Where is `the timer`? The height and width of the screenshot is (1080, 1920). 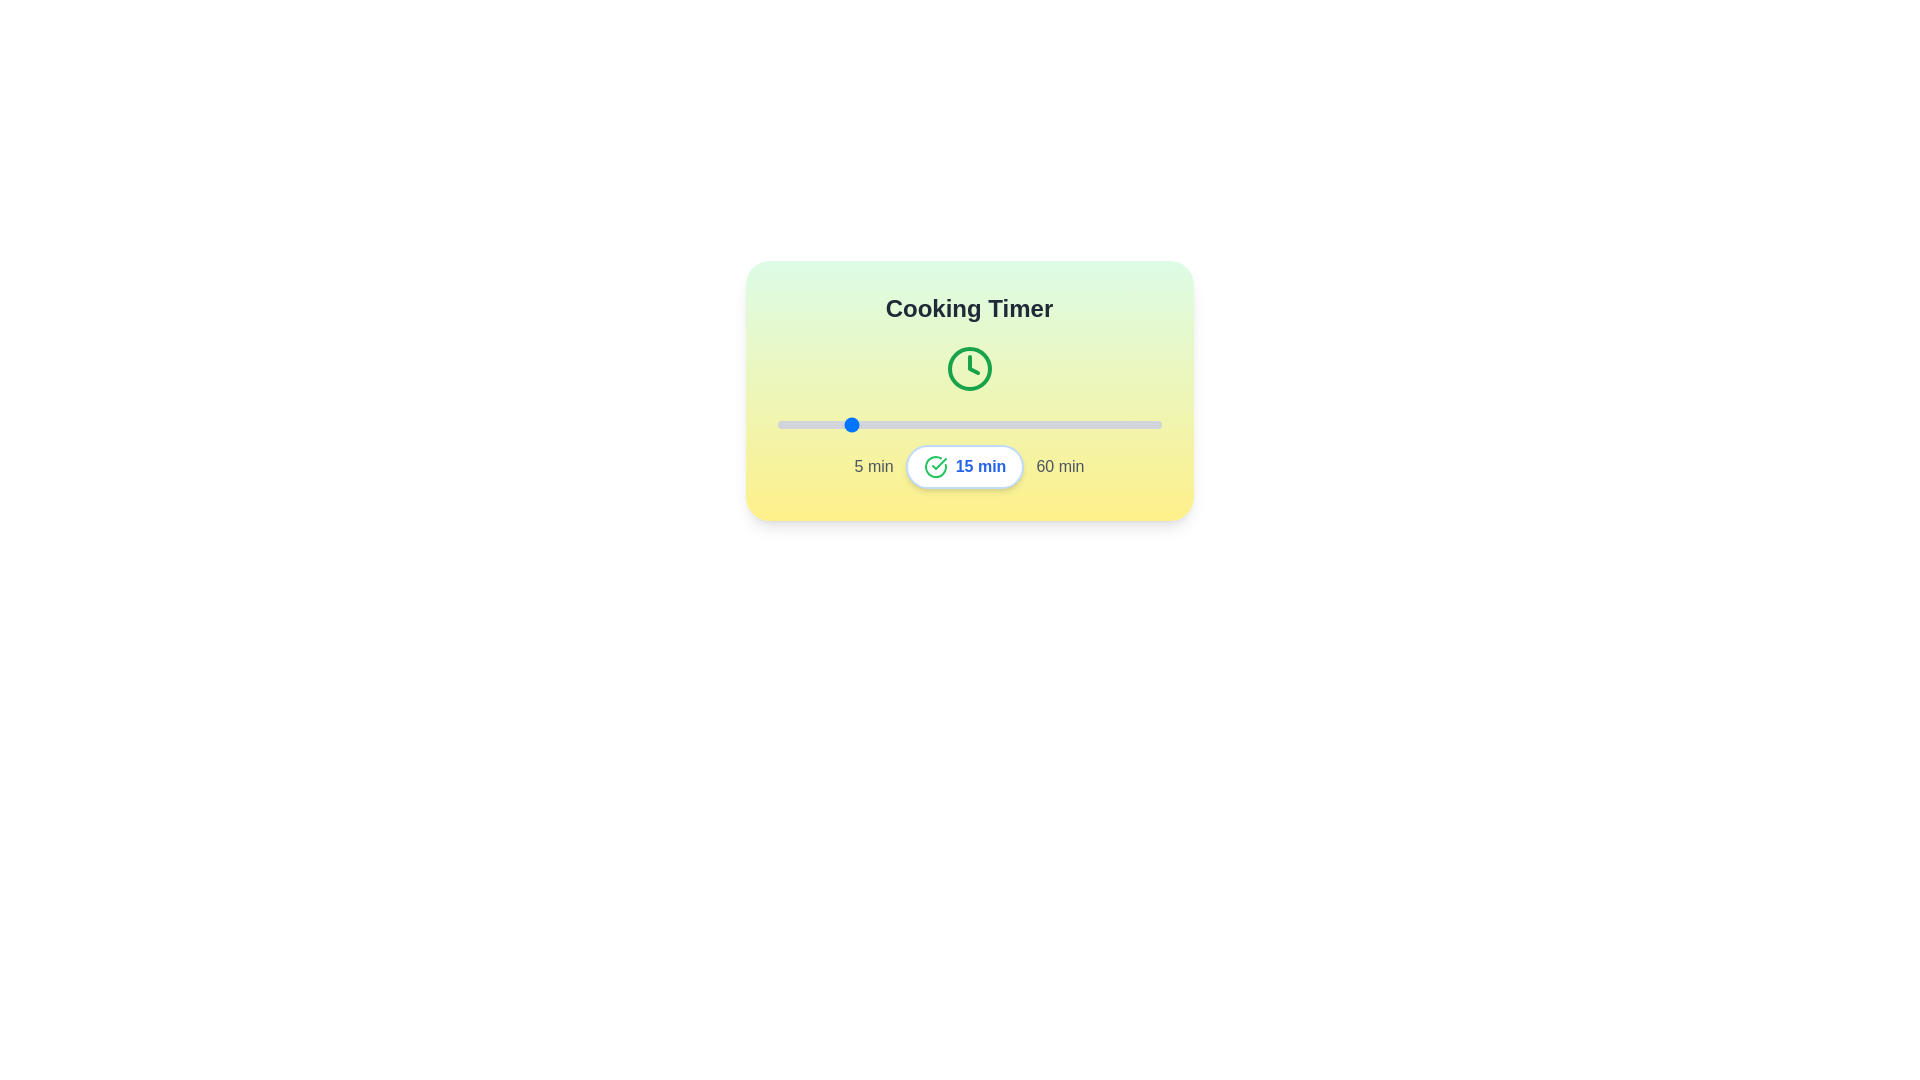
the timer is located at coordinates (790, 423).